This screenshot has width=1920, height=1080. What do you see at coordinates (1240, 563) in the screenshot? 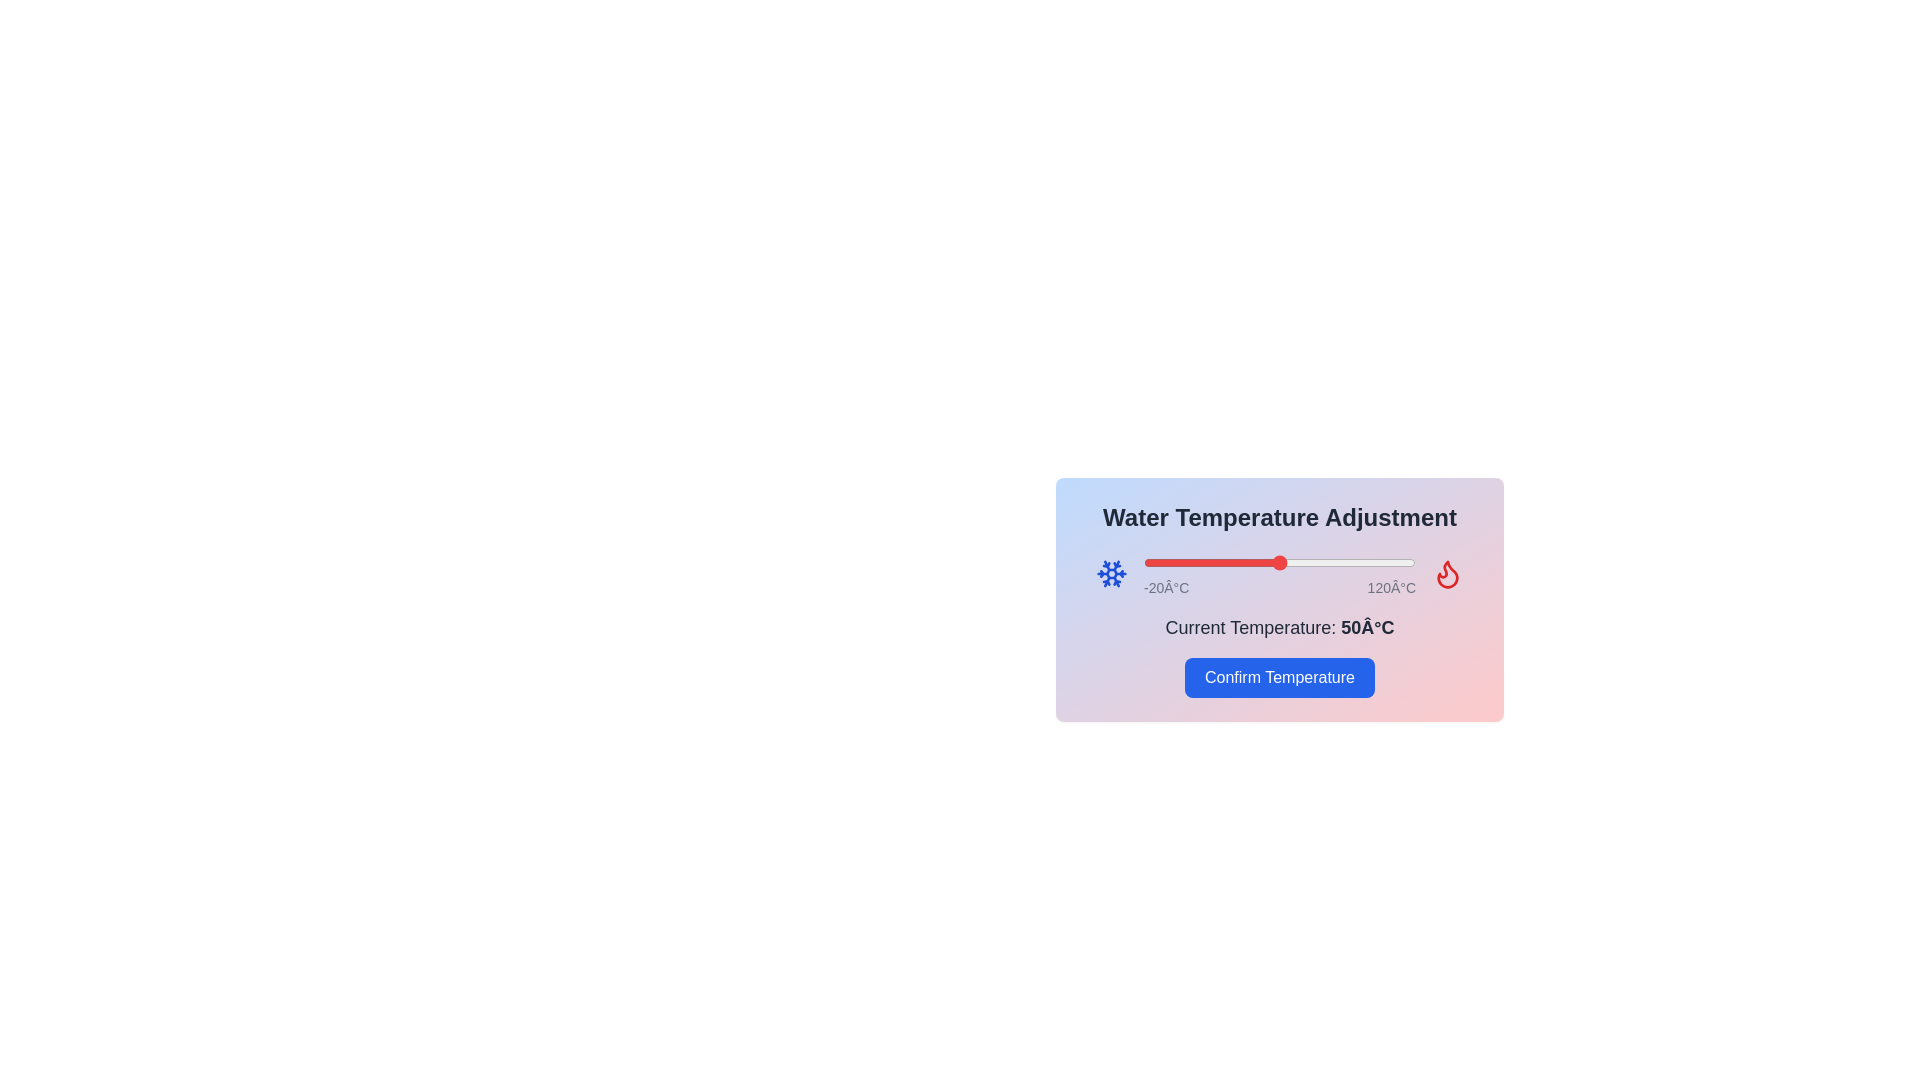
I see `the temperature slider to 30°C` at bounding box center [1240, 563].